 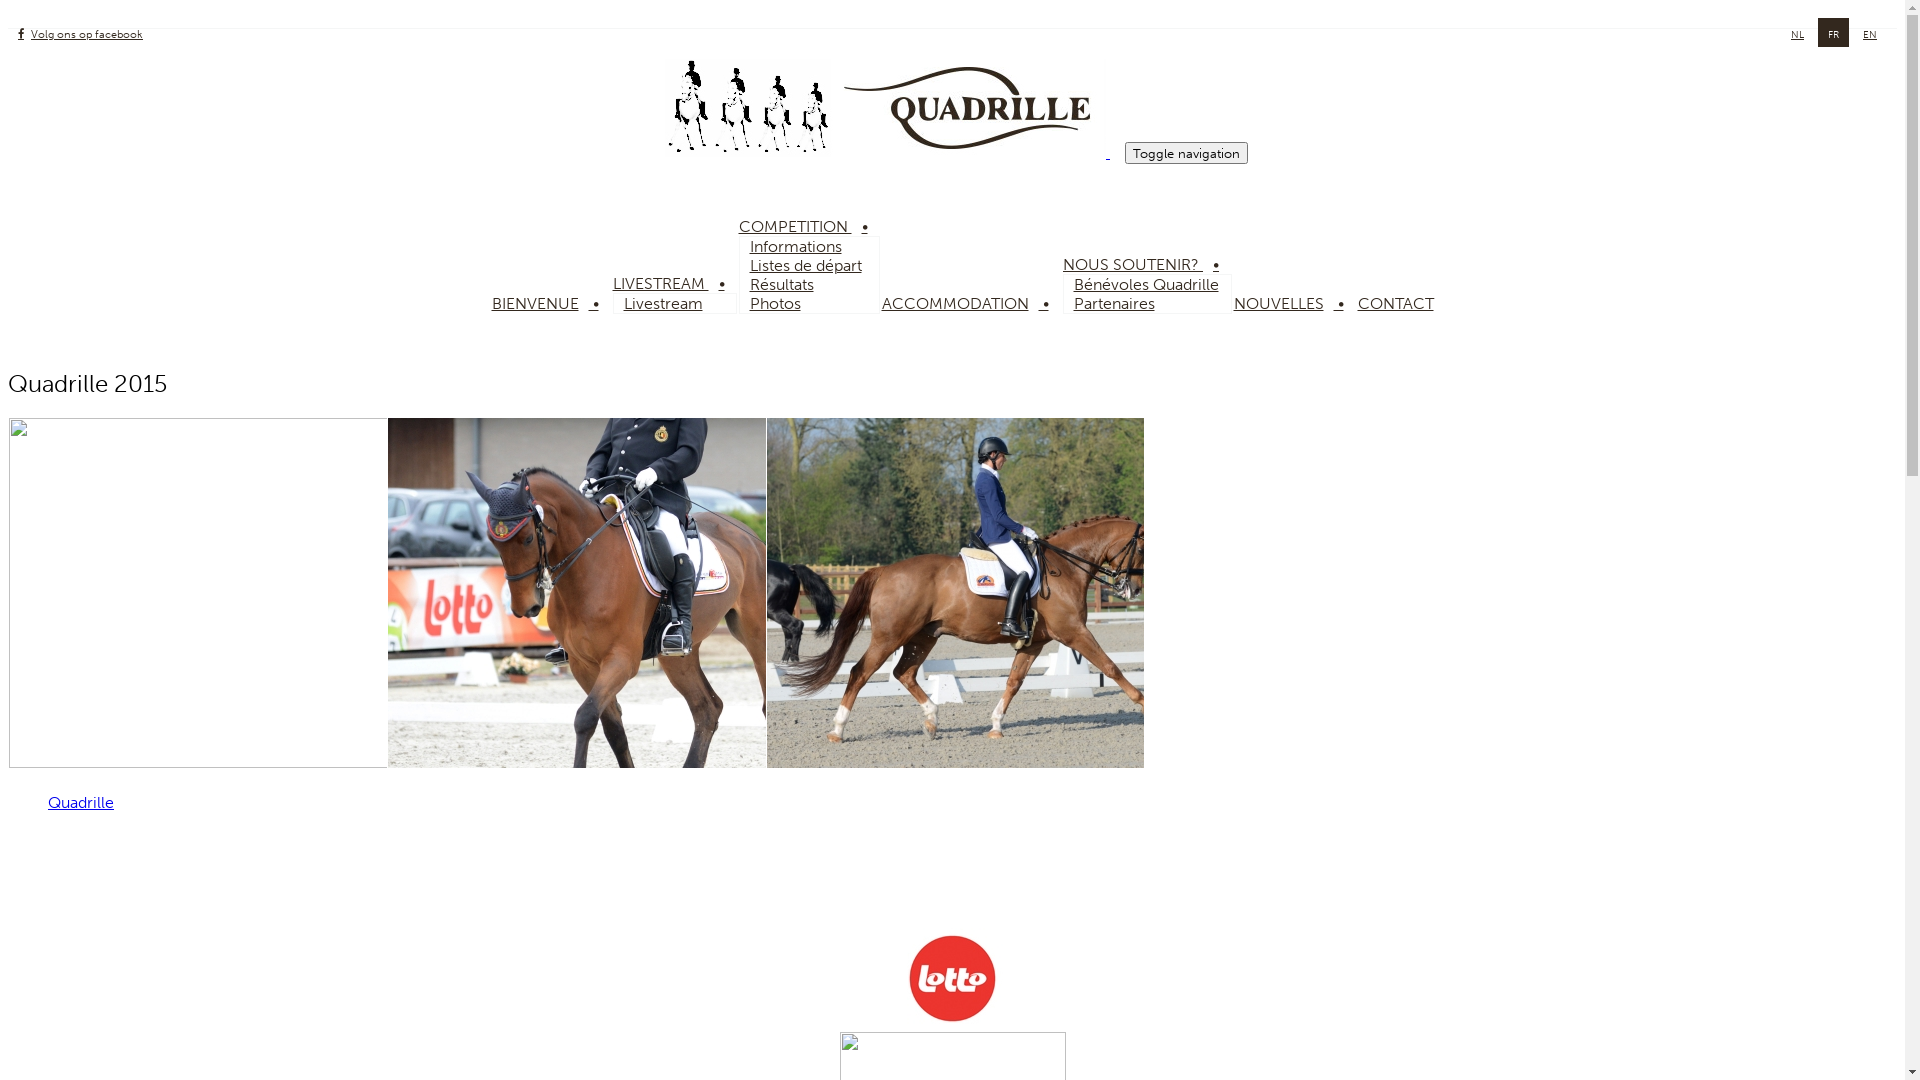 What do you see at coordinates (1113, 303) in the screenshot?
I see `'Partenaires'` at bounding box center [1113, 303].